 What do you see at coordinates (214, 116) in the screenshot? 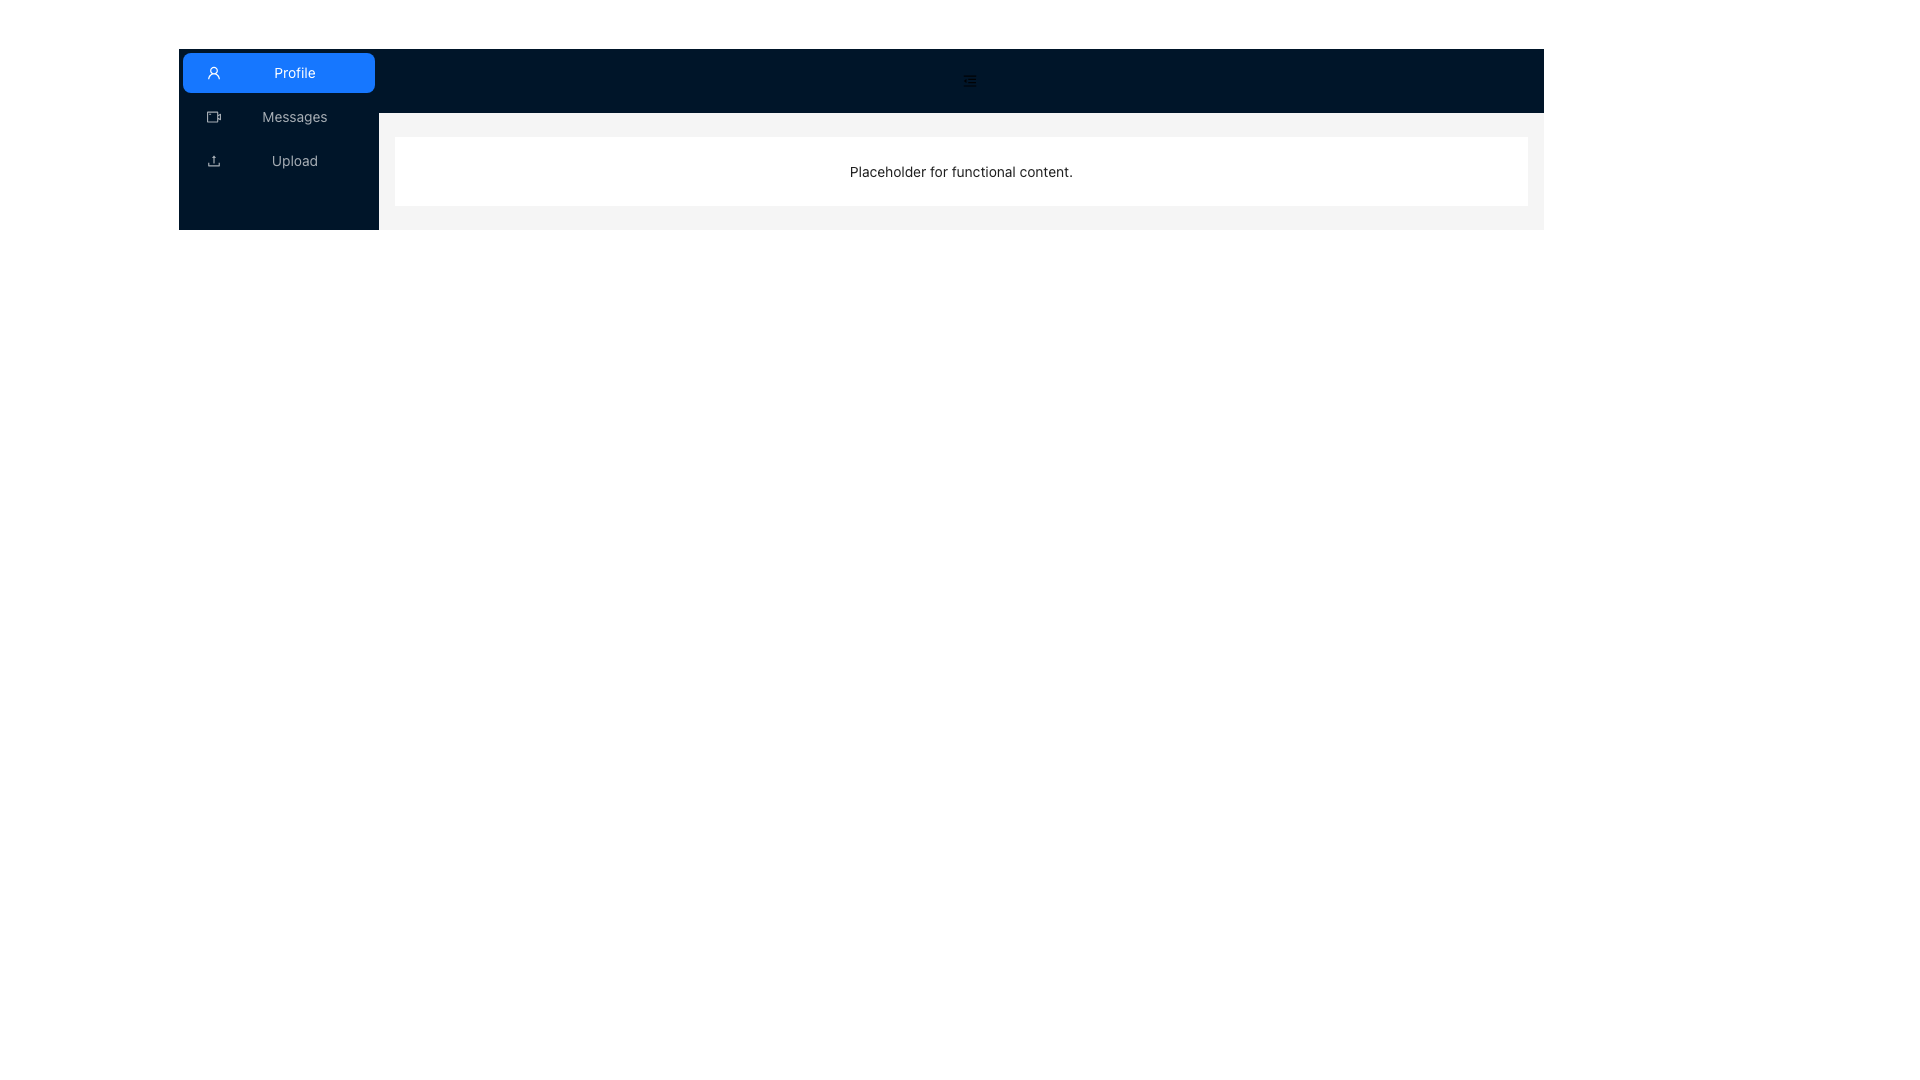
I see `the video camera icon located in the left sidebar, next to the text 'Messages'` at bounding box center [214, 116].